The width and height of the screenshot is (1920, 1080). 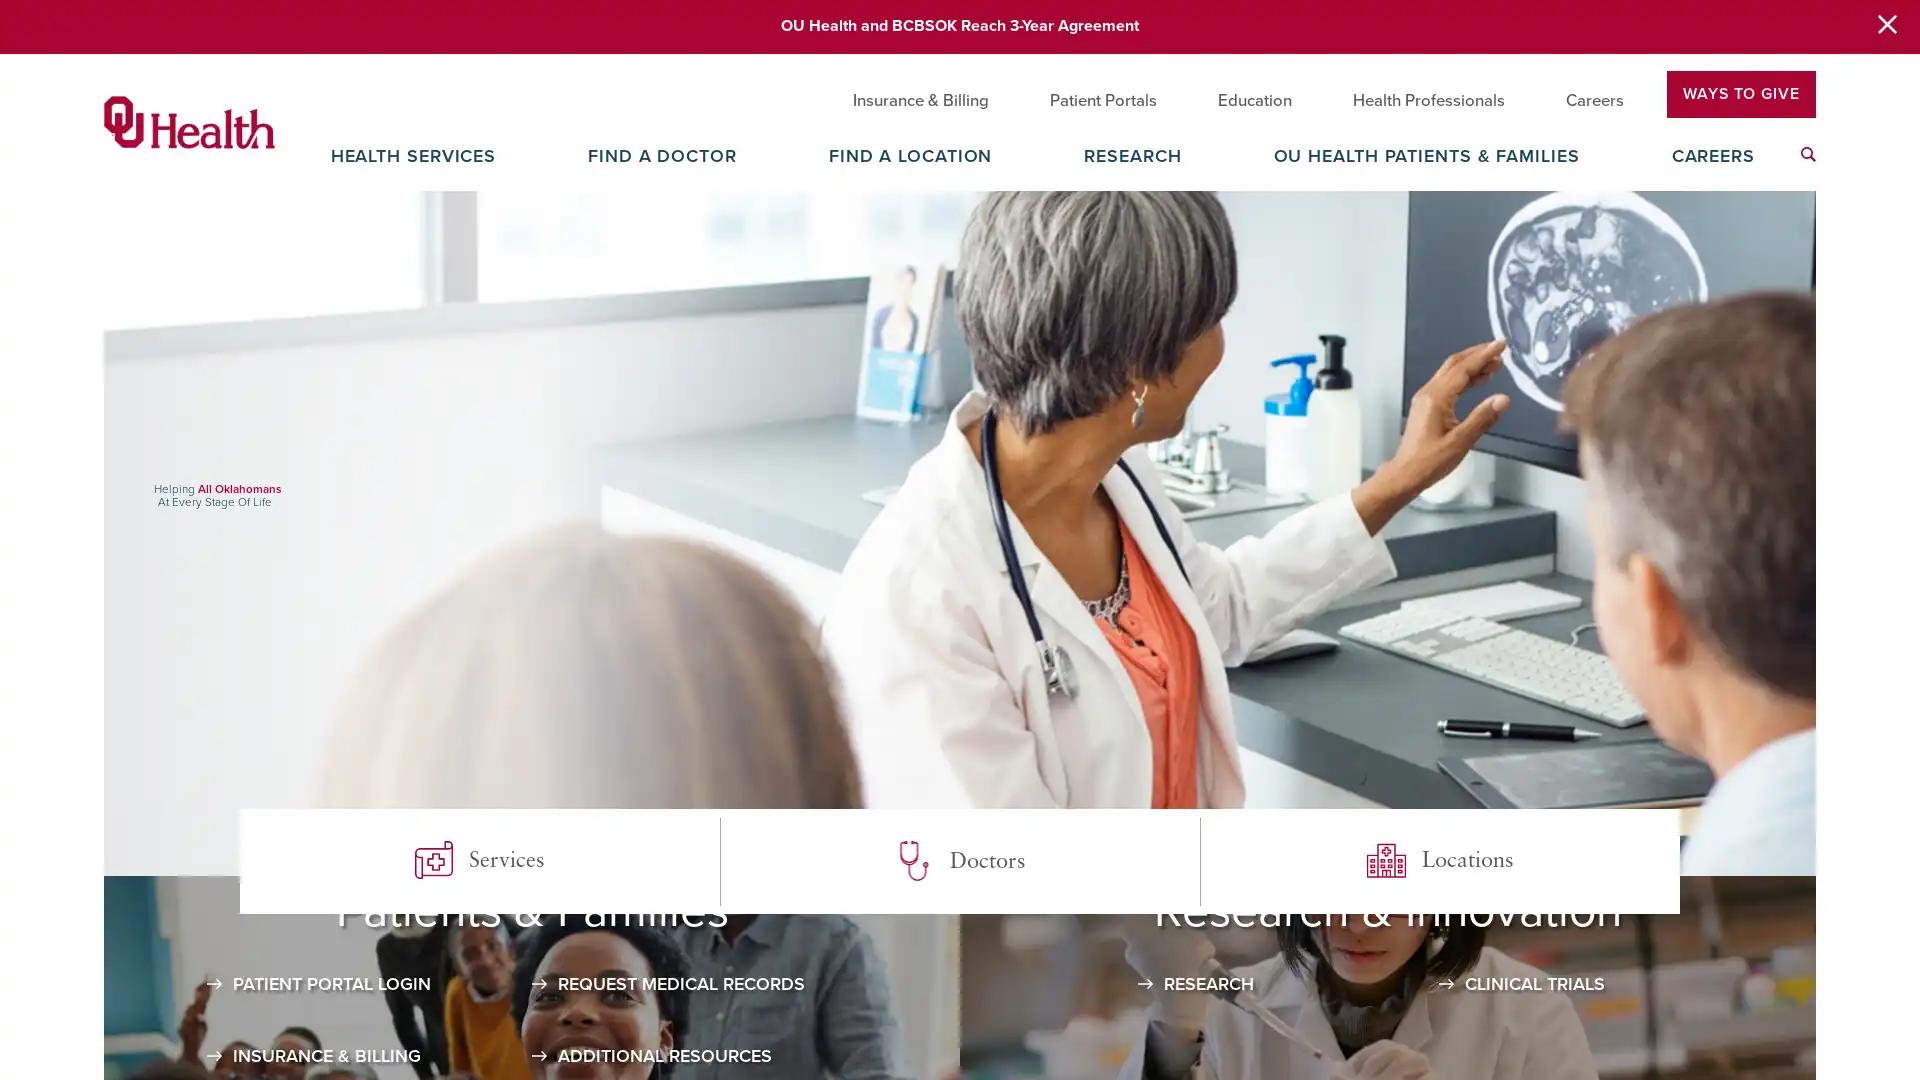 What do you see at coordinates (1886, 978) in the screenshot?
I see `Explore your accessibility options` at bounding box center [1886, 978].